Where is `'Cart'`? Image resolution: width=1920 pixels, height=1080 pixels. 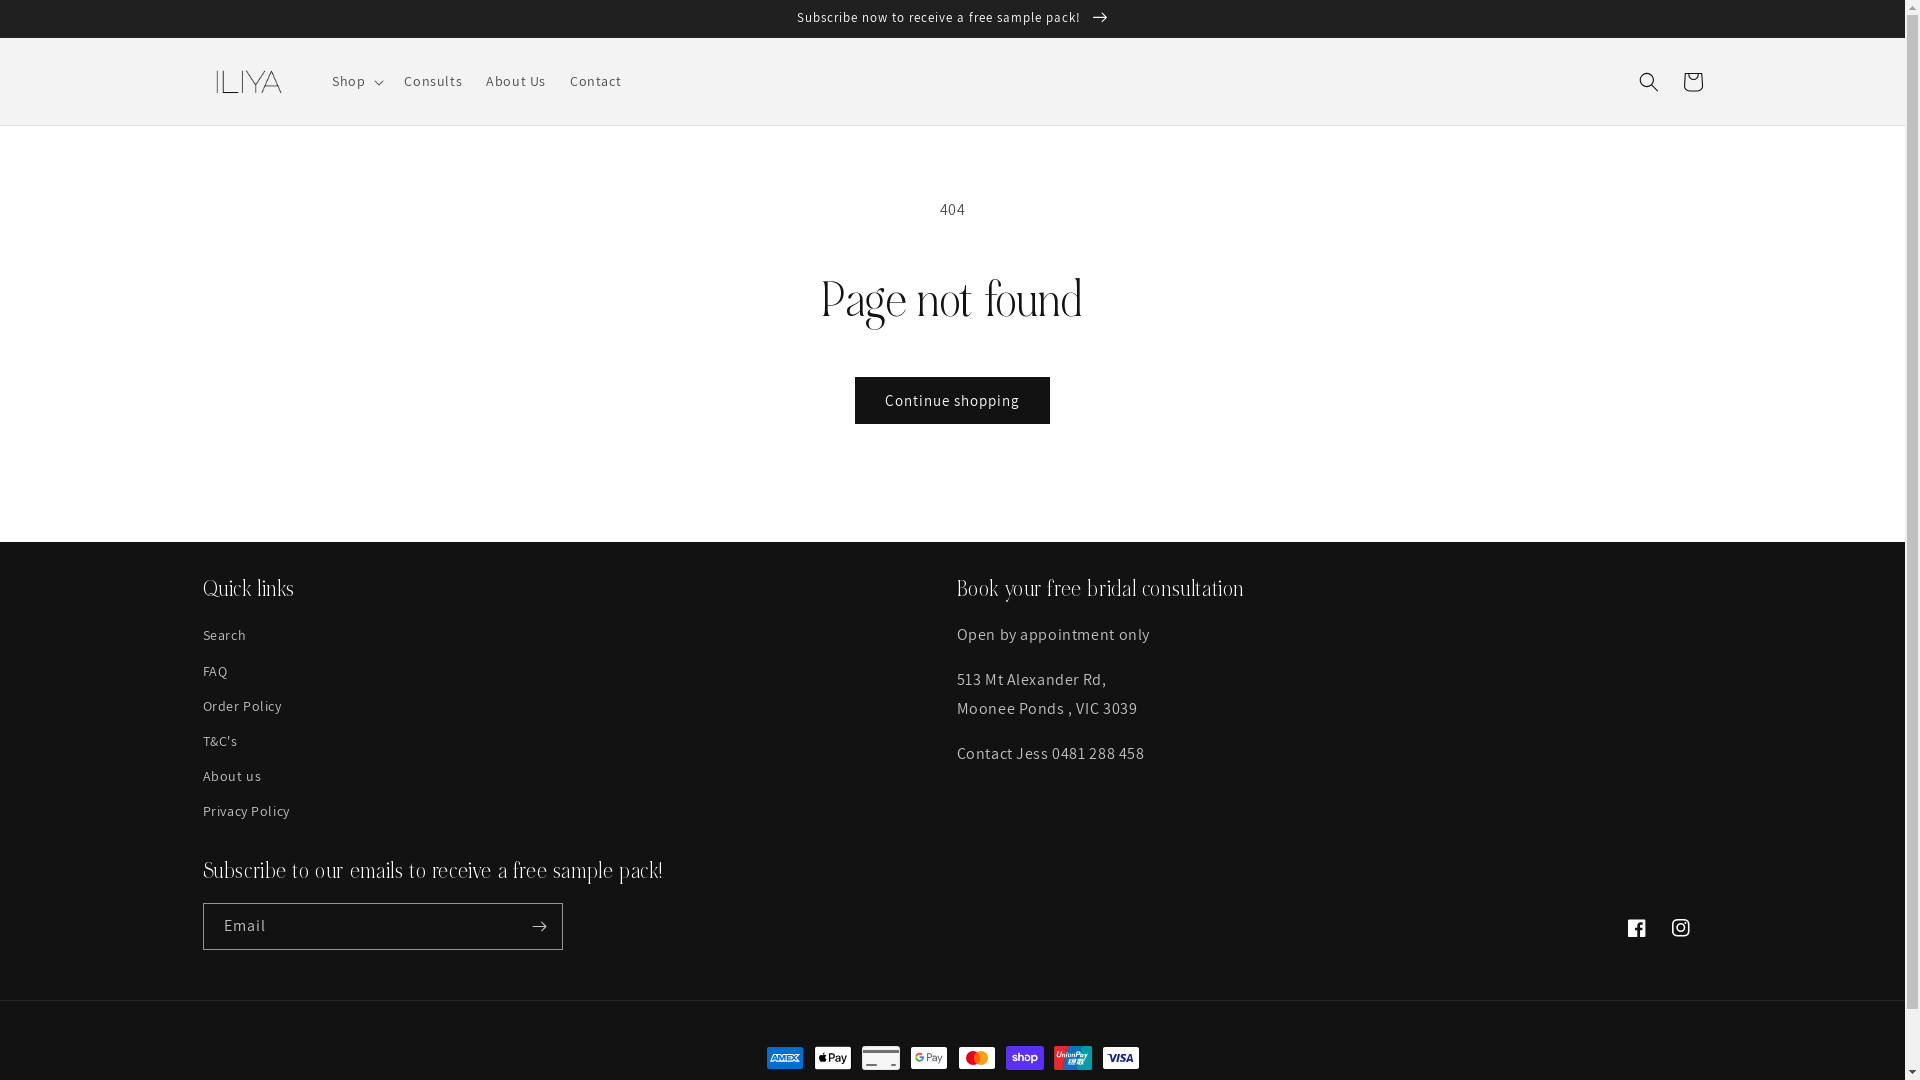 'Cart' is located at coordinates (1690, 80).